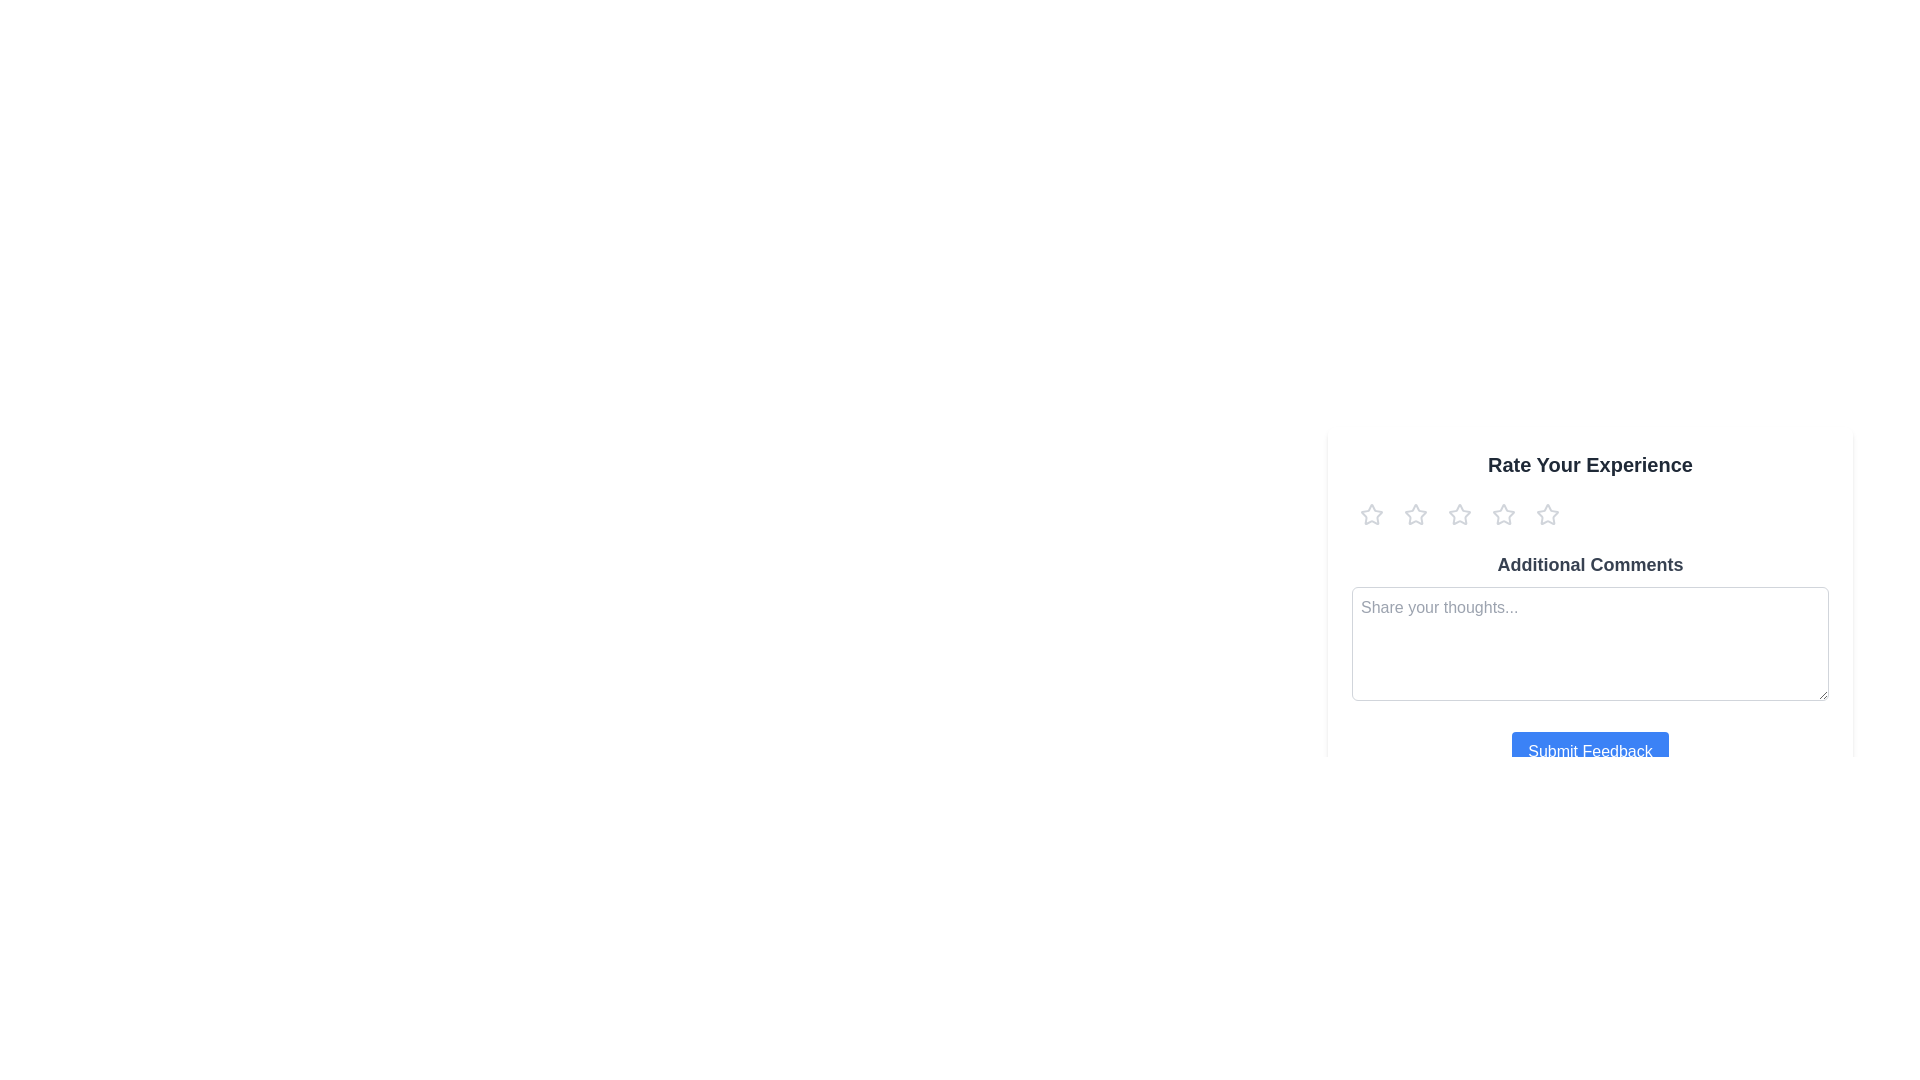 The height and width of the screenshot is (1080, 1920). Describe the element at coordinates (1589, 752) in the screenshot. I see `the feedback submission button located at the bottom of the feedback form to observe the hover effects` at that location.